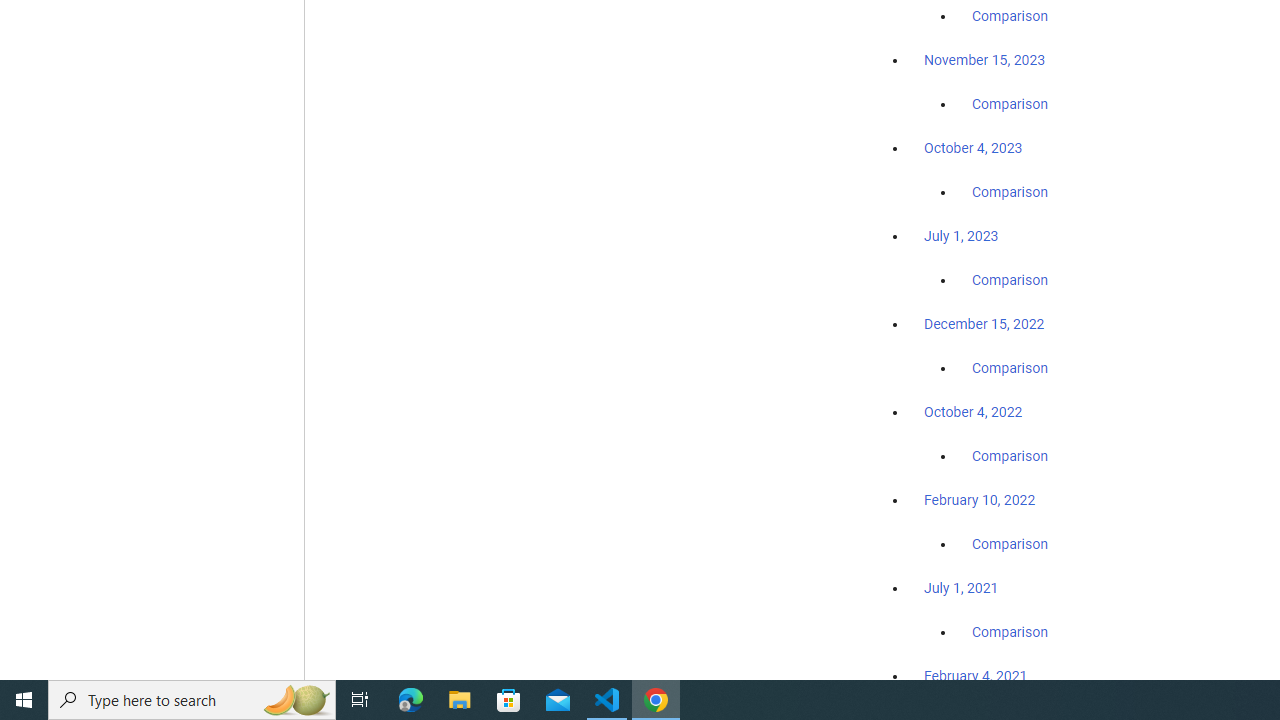 This screenshot has height=720, width=1280. Describe the element at coordinates (973, 147) in the screenshot. I see `'October 4, 2023'` at that location.